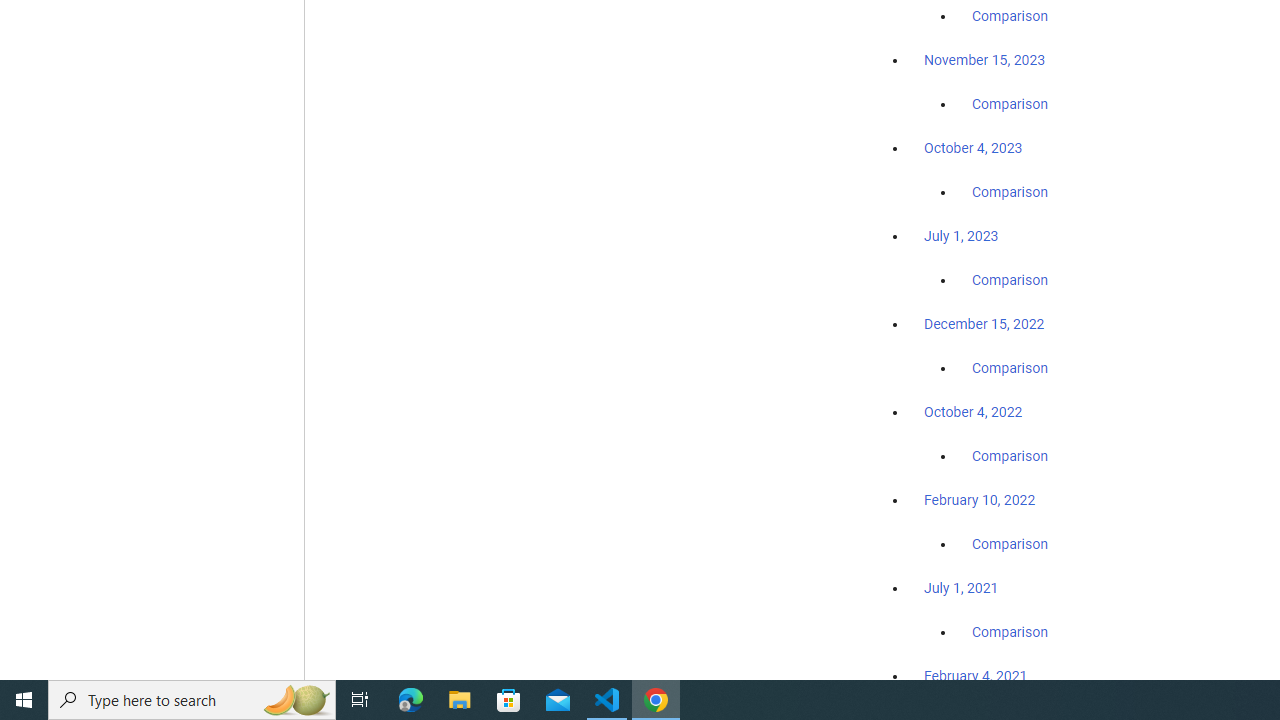 This screenshot has height=720, width=1280. Describe the element at coordinates (973, 147) in the screenshot. I see `'October 4, 2023'` at that location.